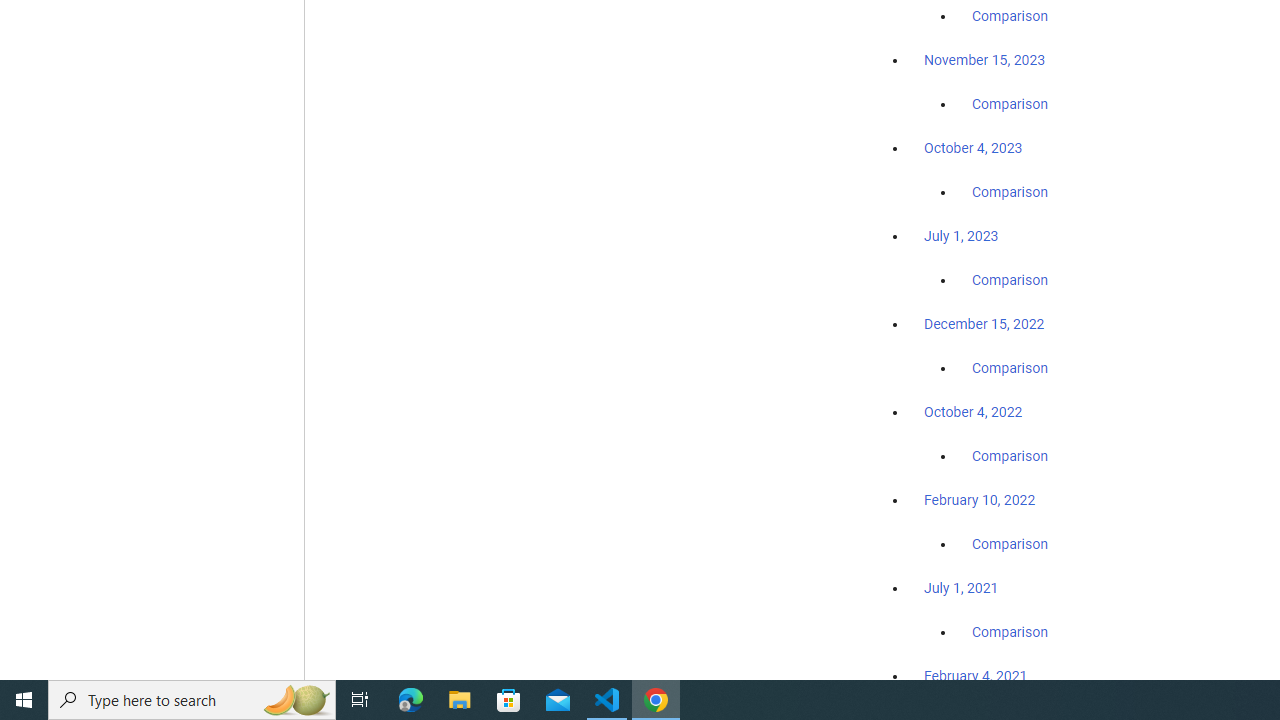 This screenshot has height=720, width=1280. Describe the element at coordinates (973, 147) in the screenshot. I see `'October 4, 2023'` at that location.